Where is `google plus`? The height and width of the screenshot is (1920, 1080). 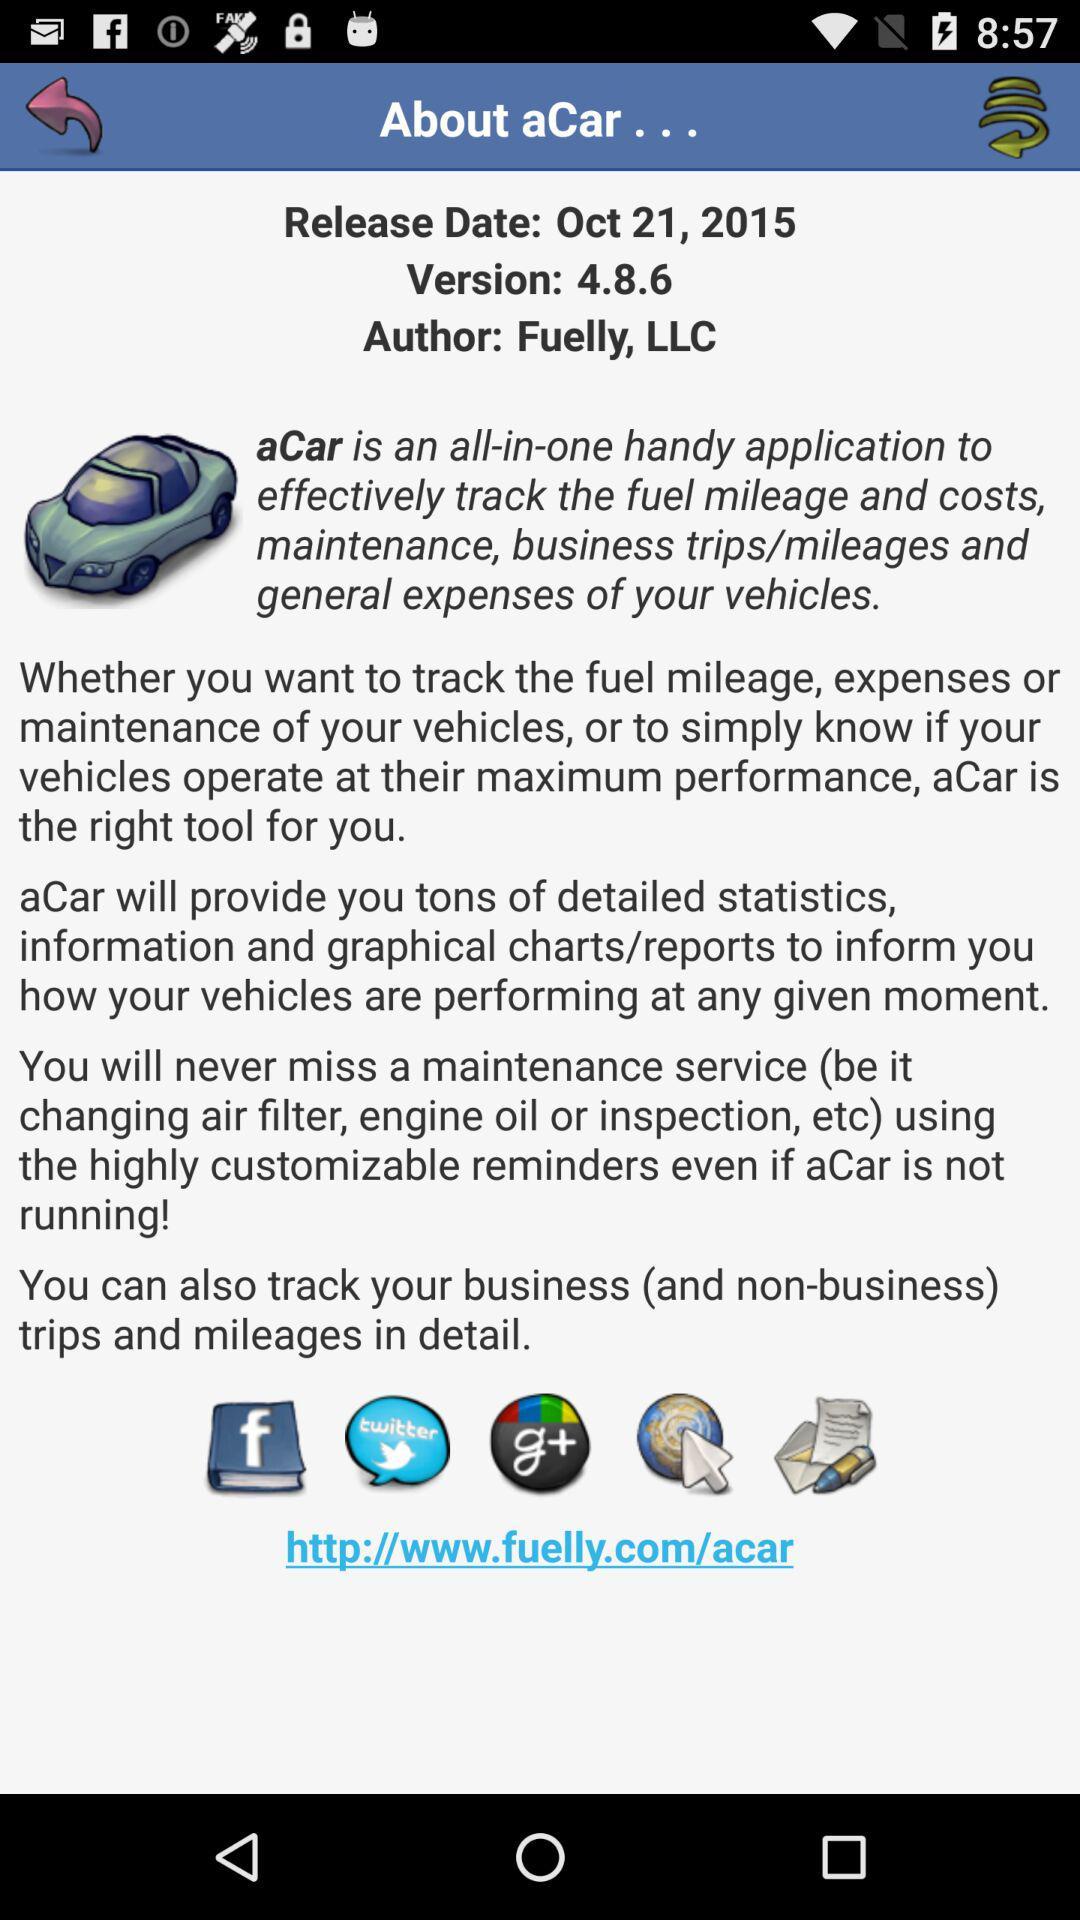
google plus is located at coordinates (540, 1445).